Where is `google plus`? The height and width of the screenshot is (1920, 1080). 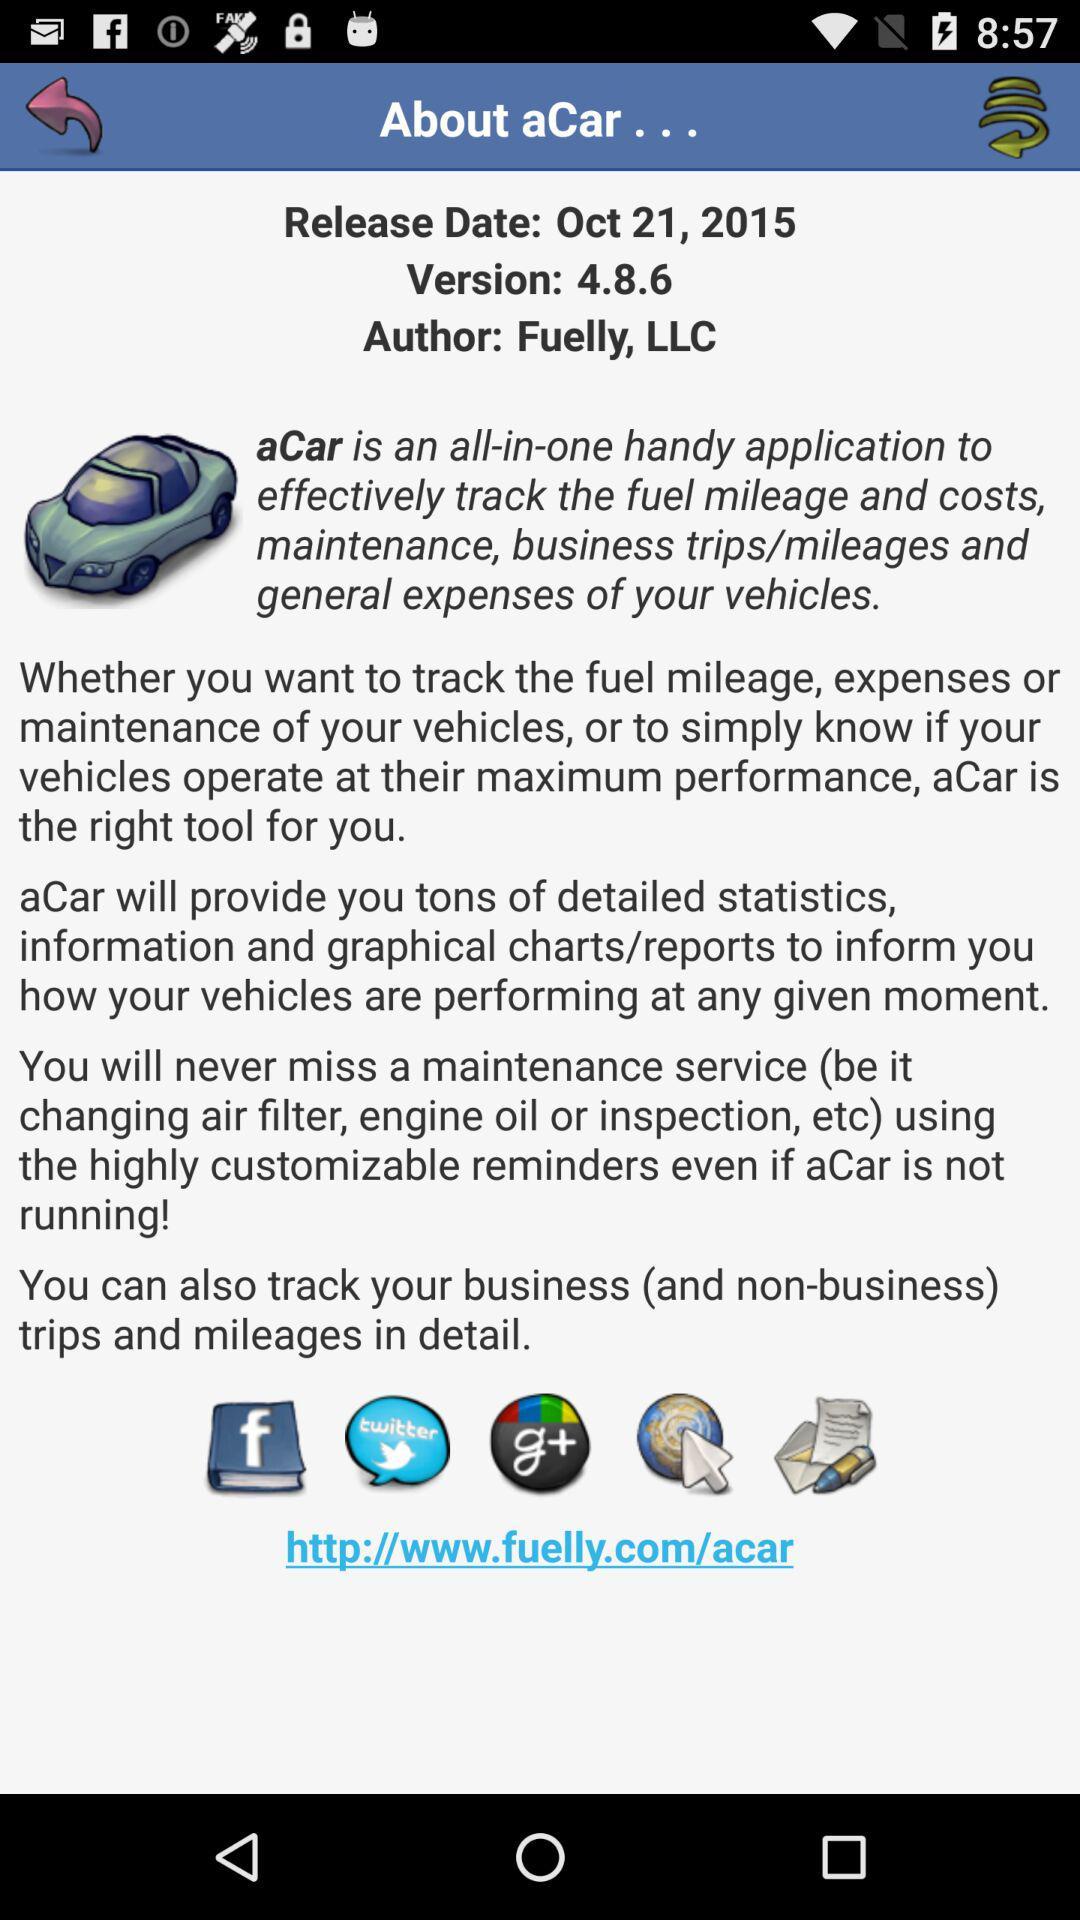
google plus is located at coordinates (540, 1445).